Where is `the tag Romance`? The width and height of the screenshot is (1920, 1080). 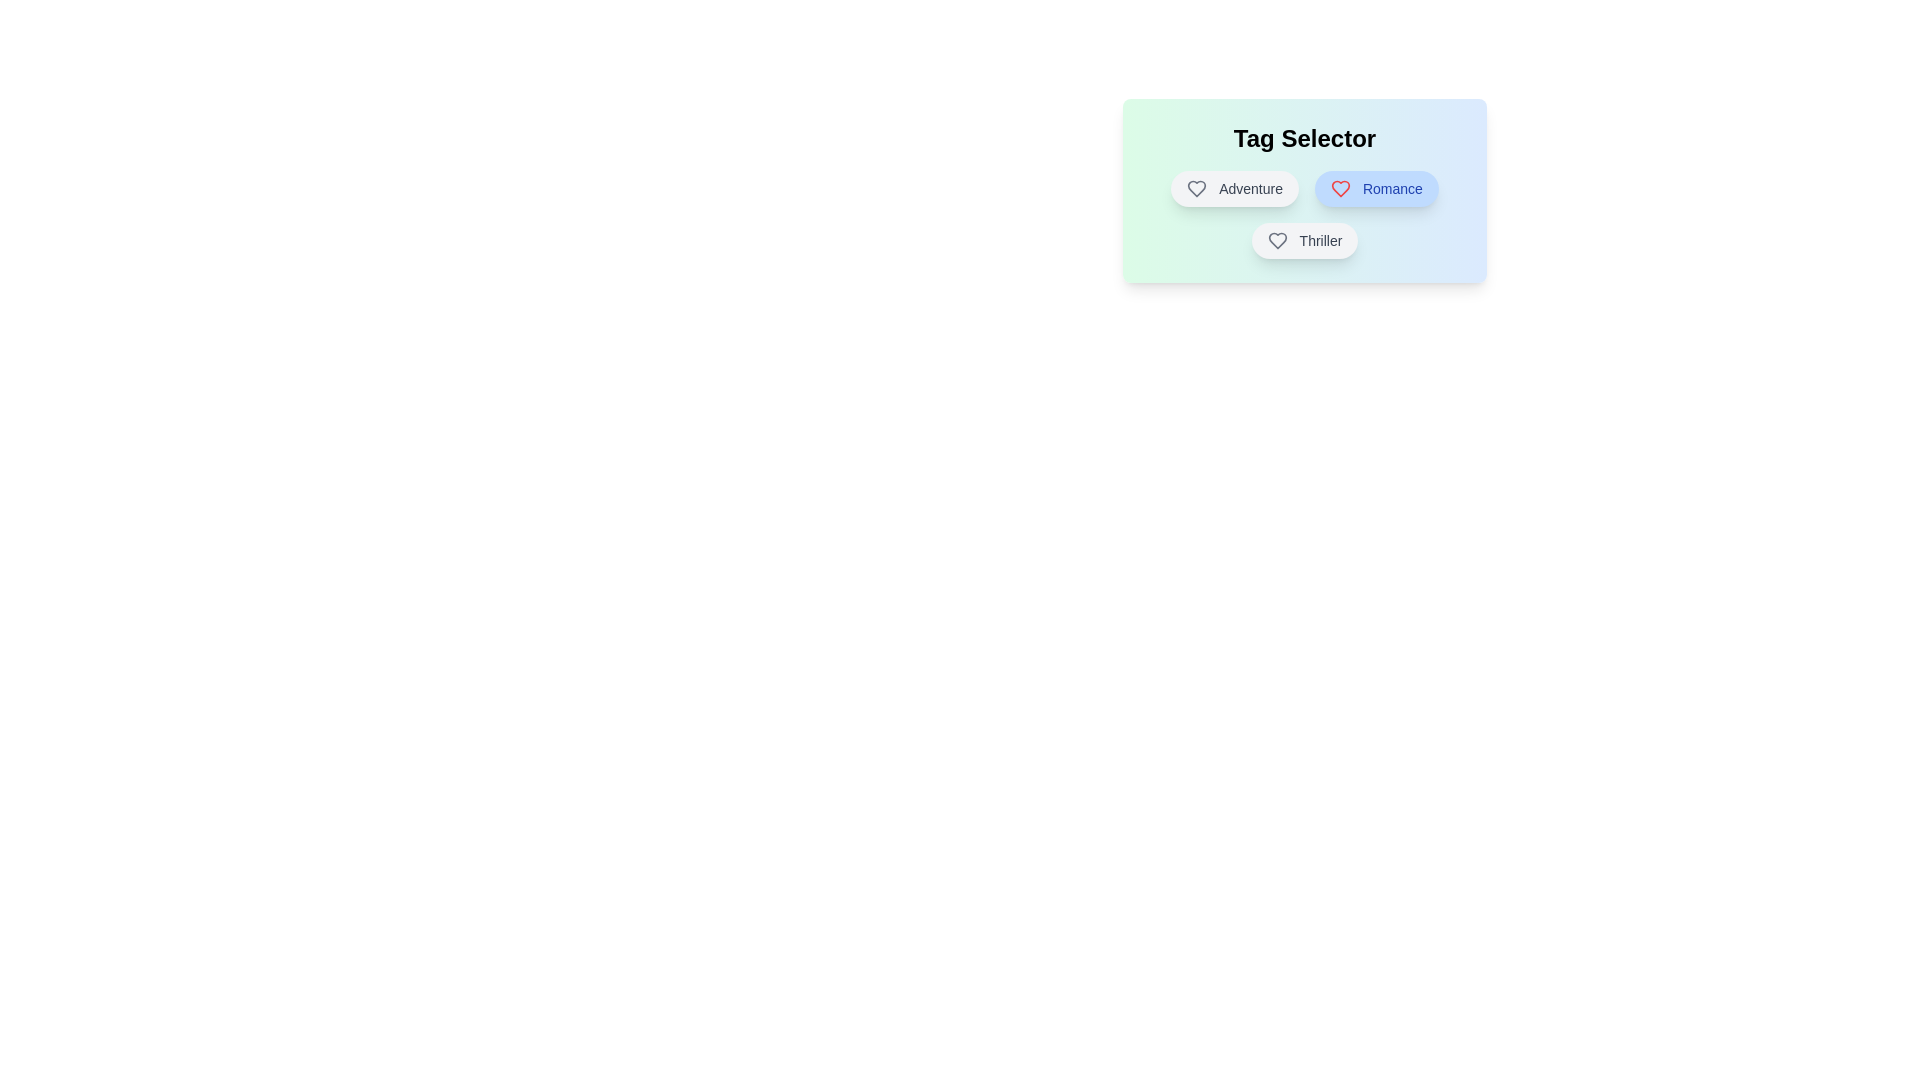
the tag Romance is located at coordinates (1376, 189).